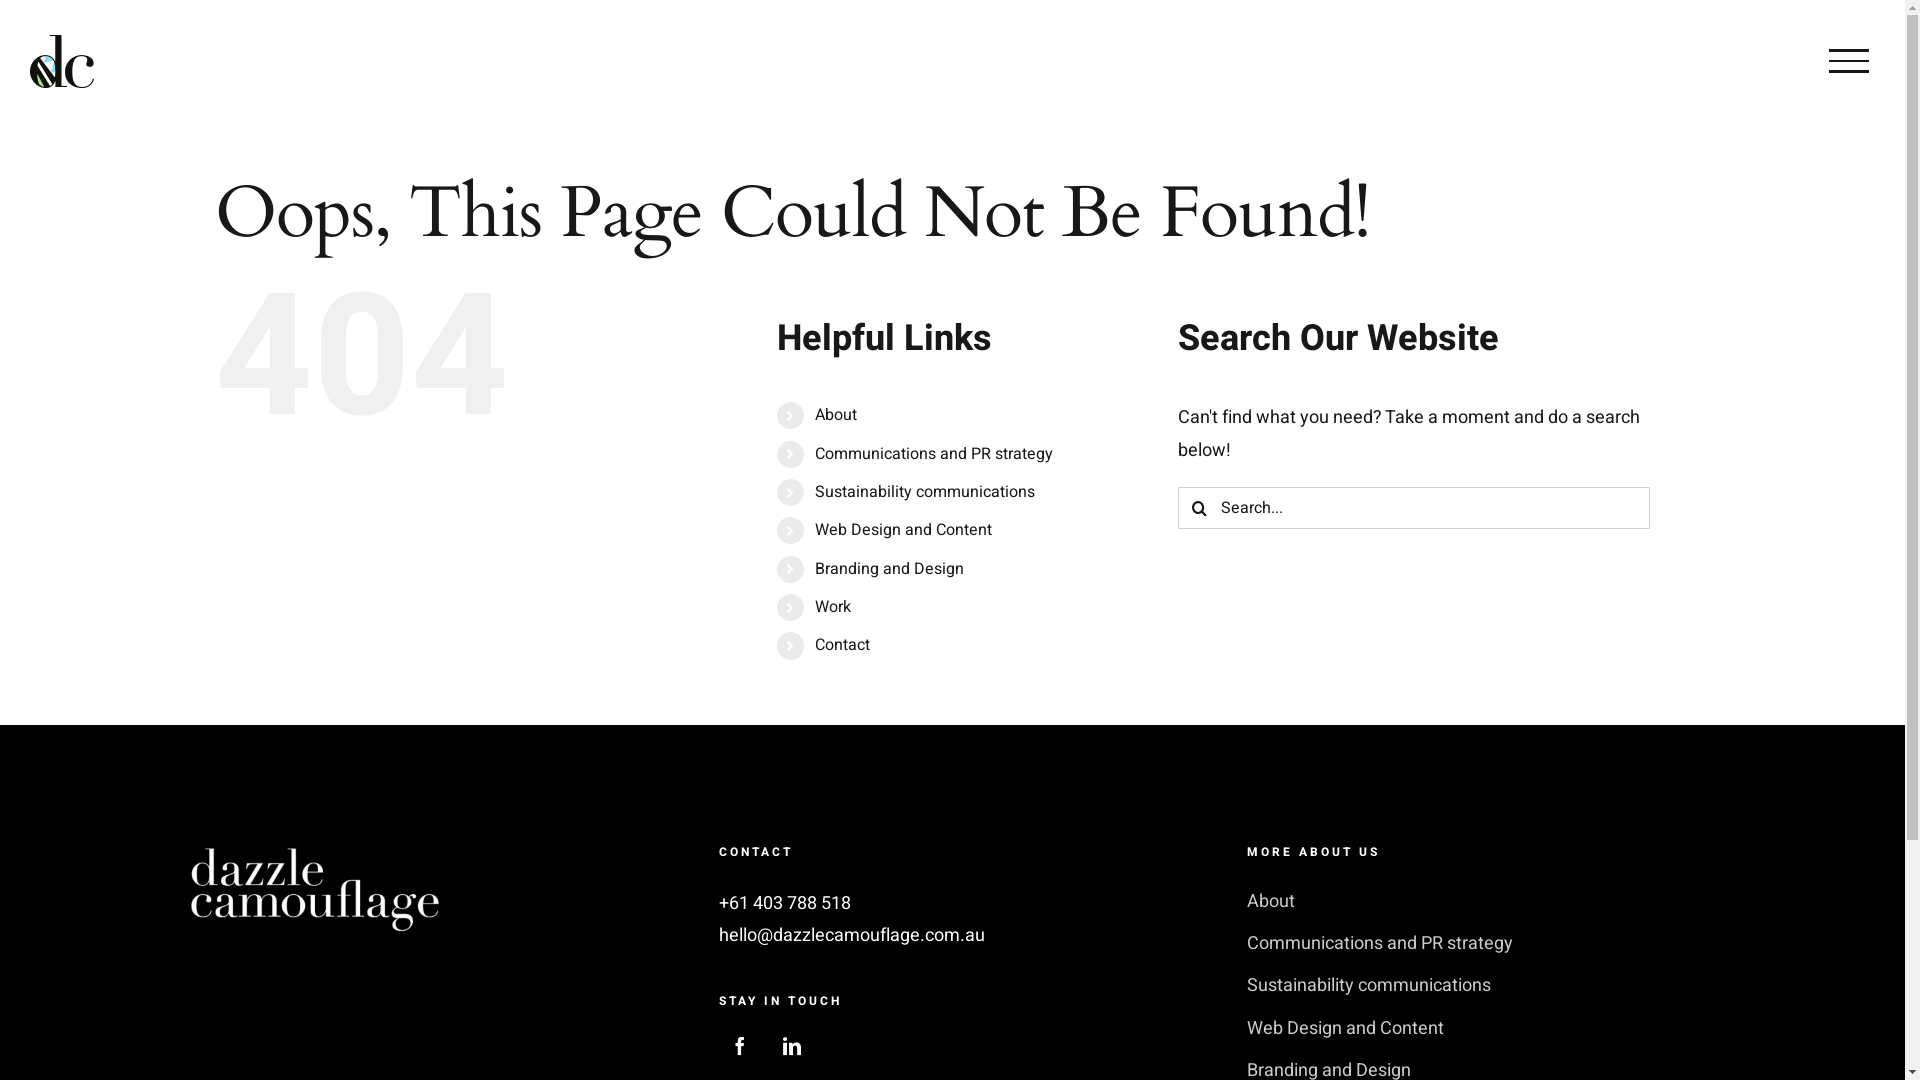 This screenshot has width=1920, height=1080. What do you see at coordinates (1480, 985) in the screenshot?
I see `'Sustainability communications'` at bounding box center [1480, 985].